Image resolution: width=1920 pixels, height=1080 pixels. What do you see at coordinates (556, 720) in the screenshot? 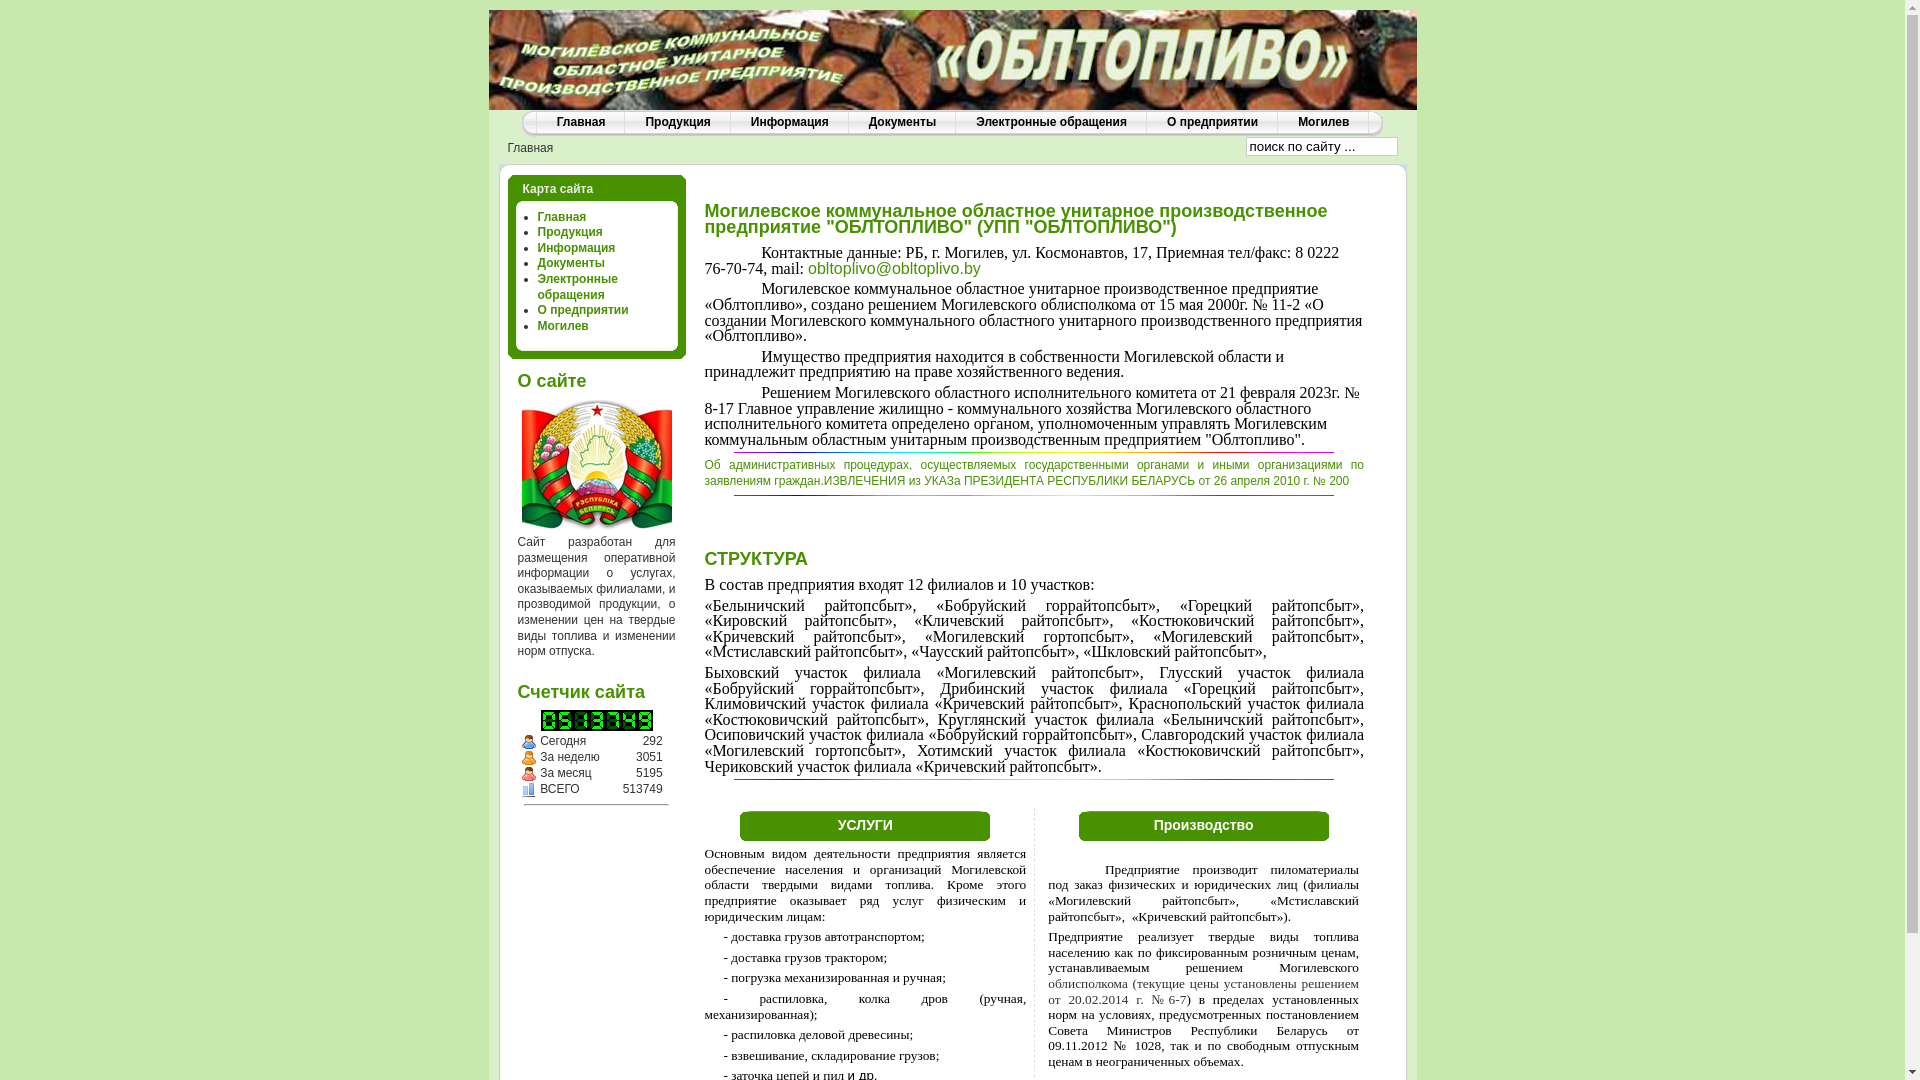
I see `'Vinaora Visitors Counter'` at bounding box center [556, 720].